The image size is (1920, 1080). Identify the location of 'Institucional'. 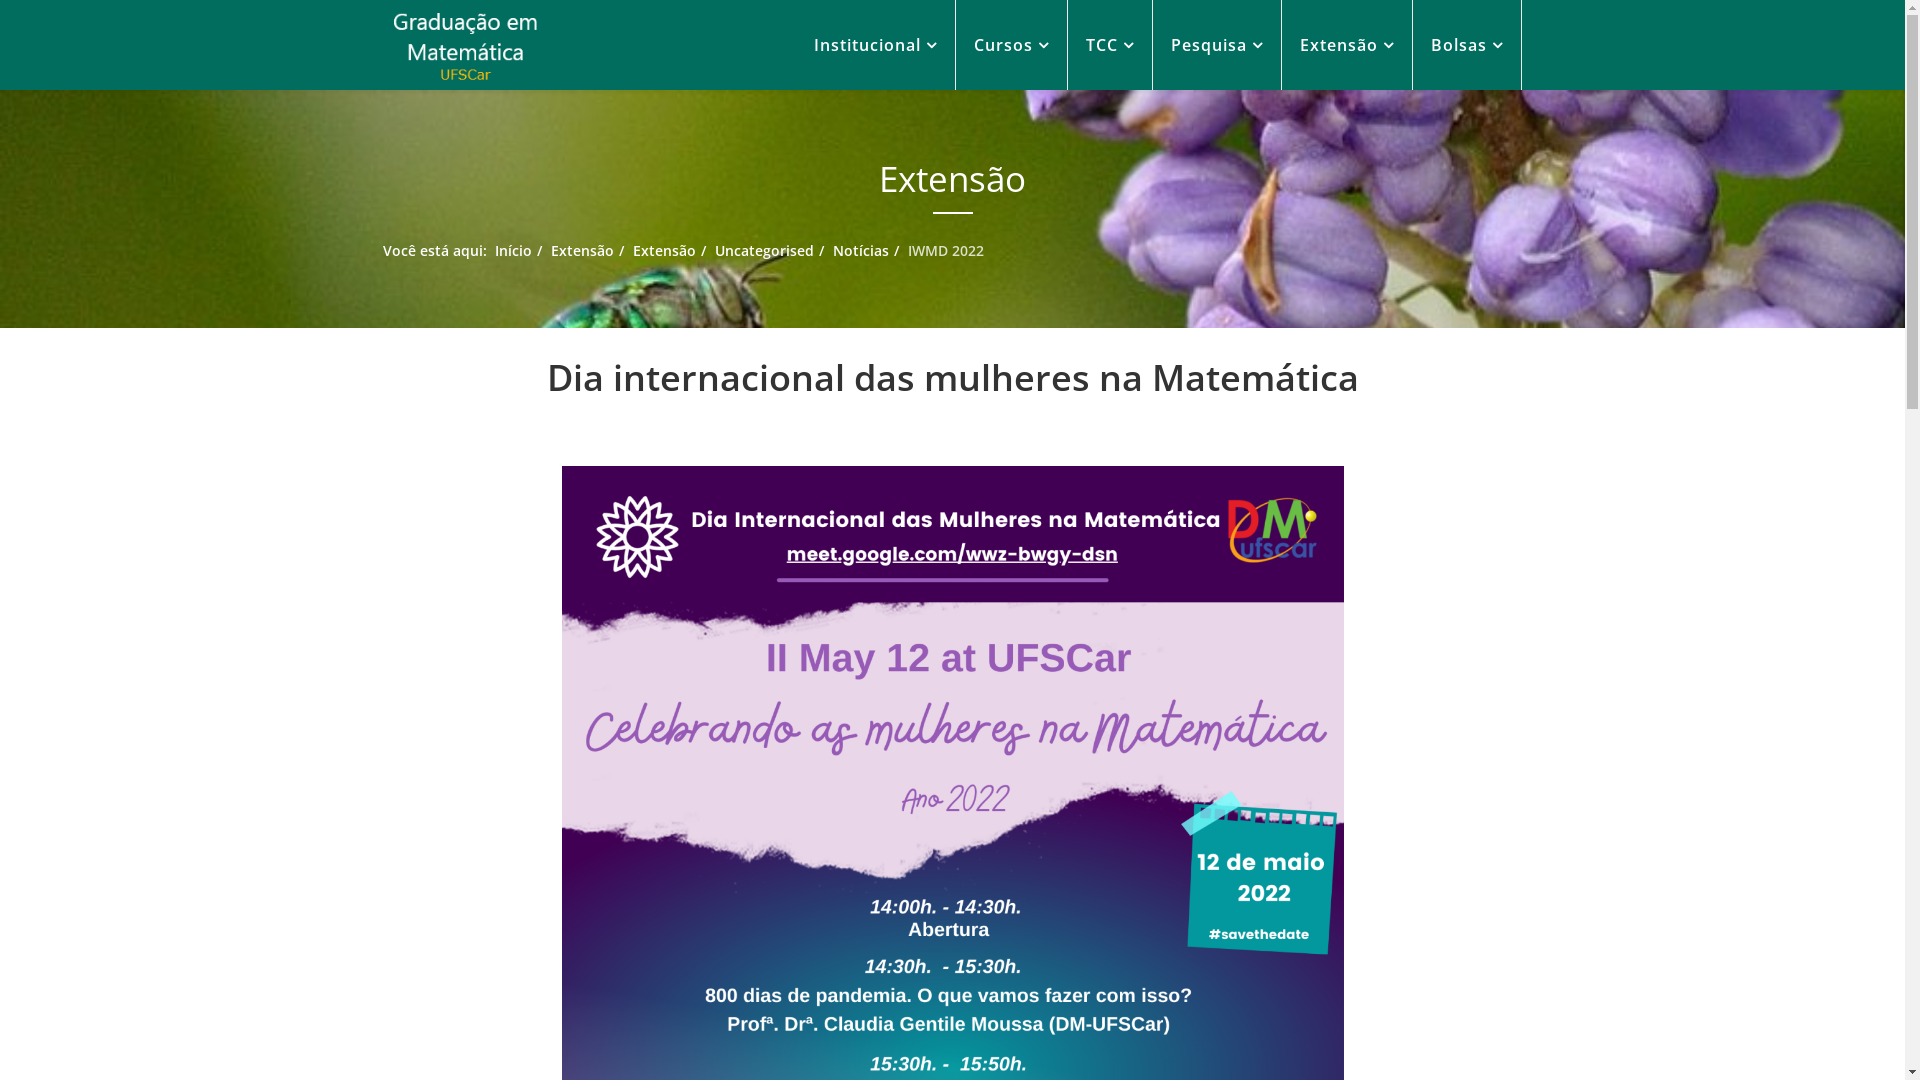
(875, 45).